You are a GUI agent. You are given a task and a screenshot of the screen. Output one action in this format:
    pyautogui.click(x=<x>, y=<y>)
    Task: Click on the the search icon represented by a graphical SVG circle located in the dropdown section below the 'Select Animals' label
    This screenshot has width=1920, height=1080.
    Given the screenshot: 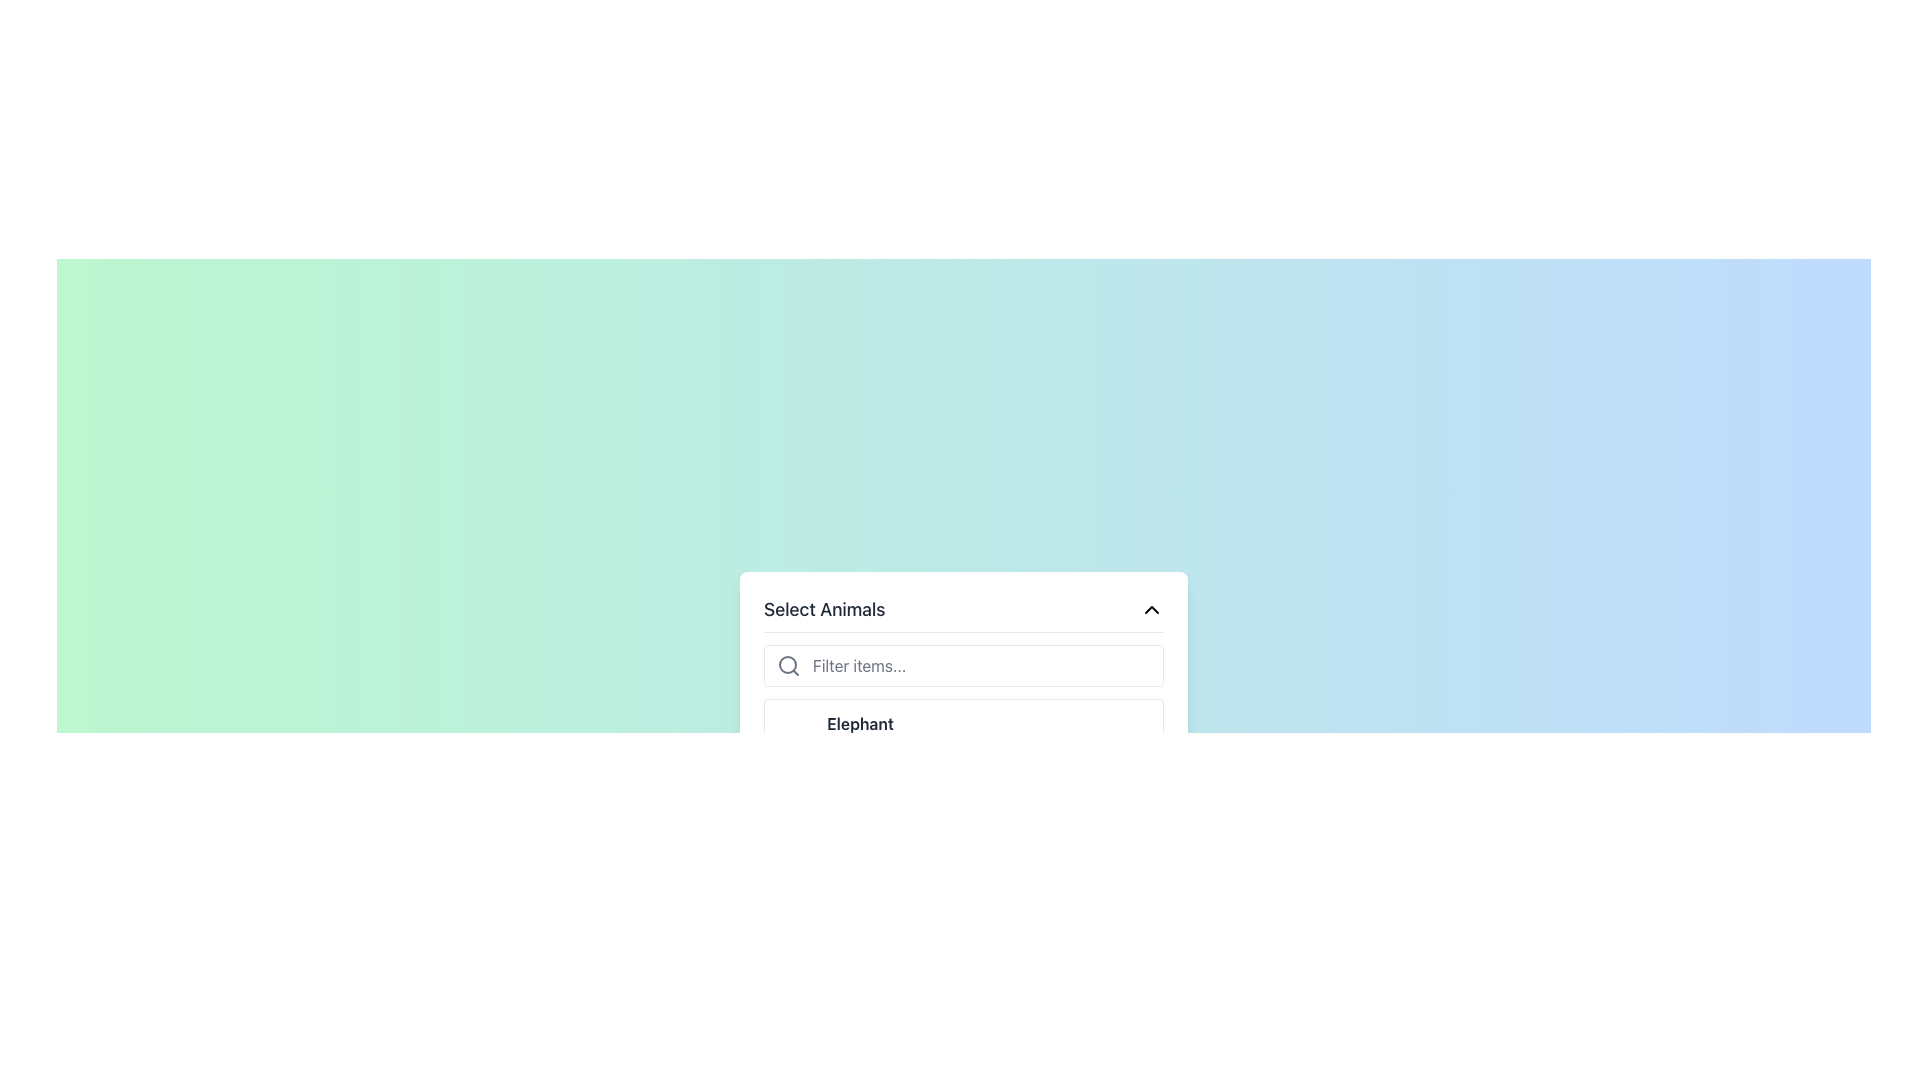 What is the action you would take?
    pyautogui.click(x=786, y=664)
    